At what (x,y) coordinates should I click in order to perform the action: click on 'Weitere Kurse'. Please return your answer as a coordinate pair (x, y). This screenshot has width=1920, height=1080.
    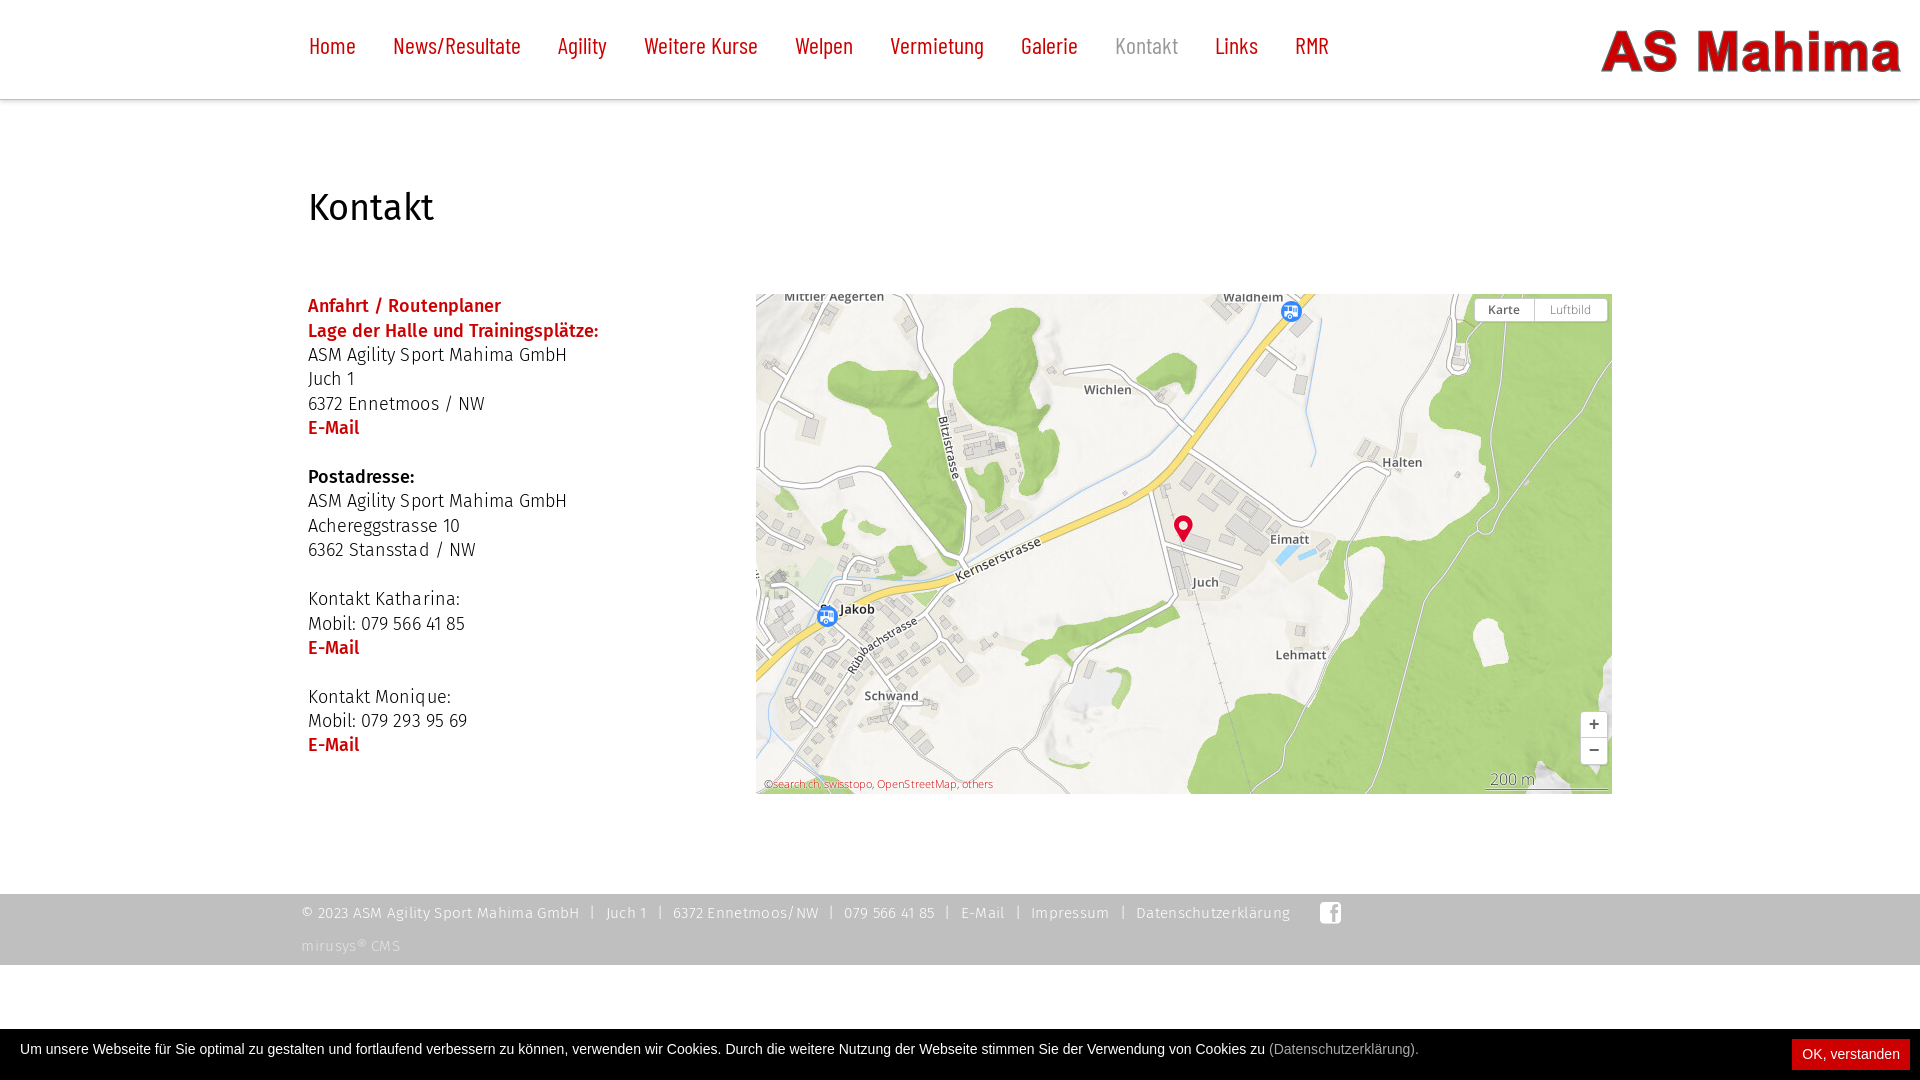
    Looking at the image, I should click on (700, 49).